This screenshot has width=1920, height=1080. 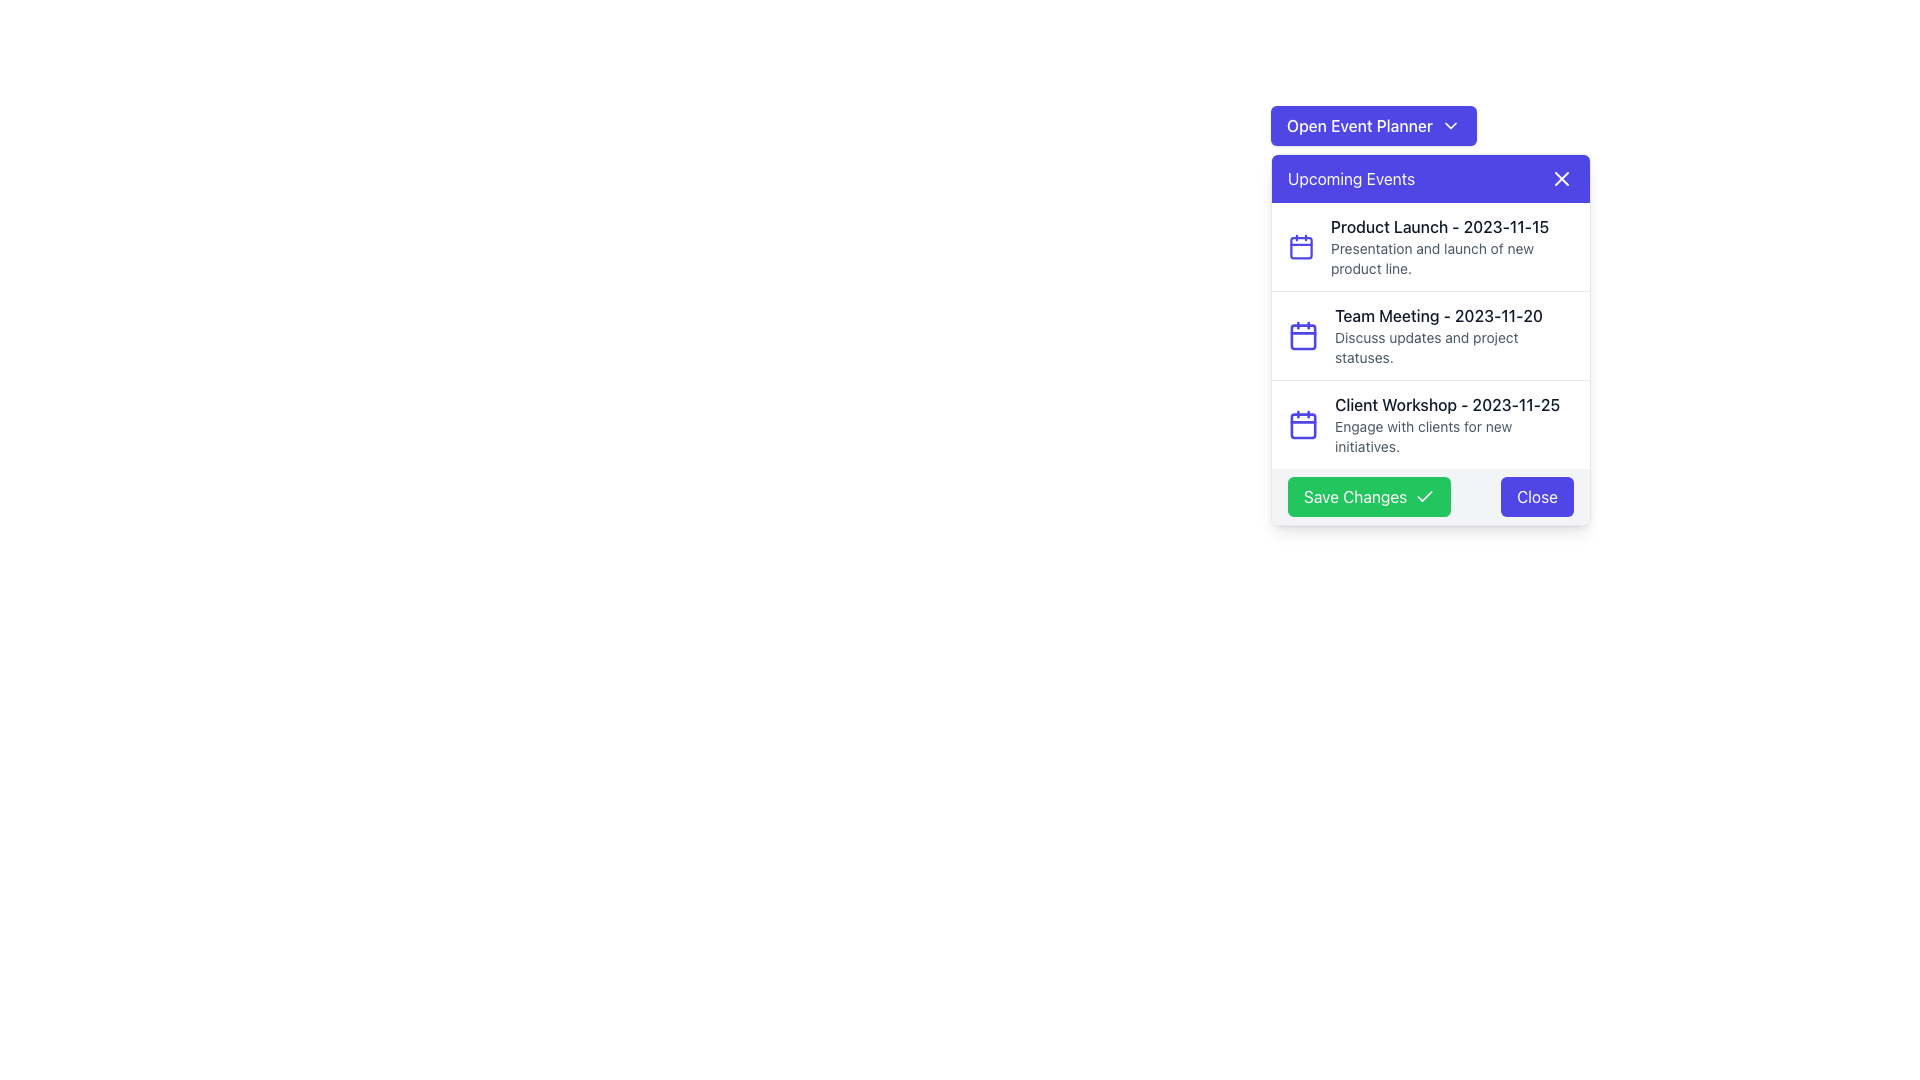 What do you see at coordinates (1454, 423) in the screenshot?
I see `the Text block that informs the user about the 'Client Workshop' event scheduled for 2023-11-25, located in the 'Upcoming Events' panel as the third item in the list` at bounding box center [1454, 423].